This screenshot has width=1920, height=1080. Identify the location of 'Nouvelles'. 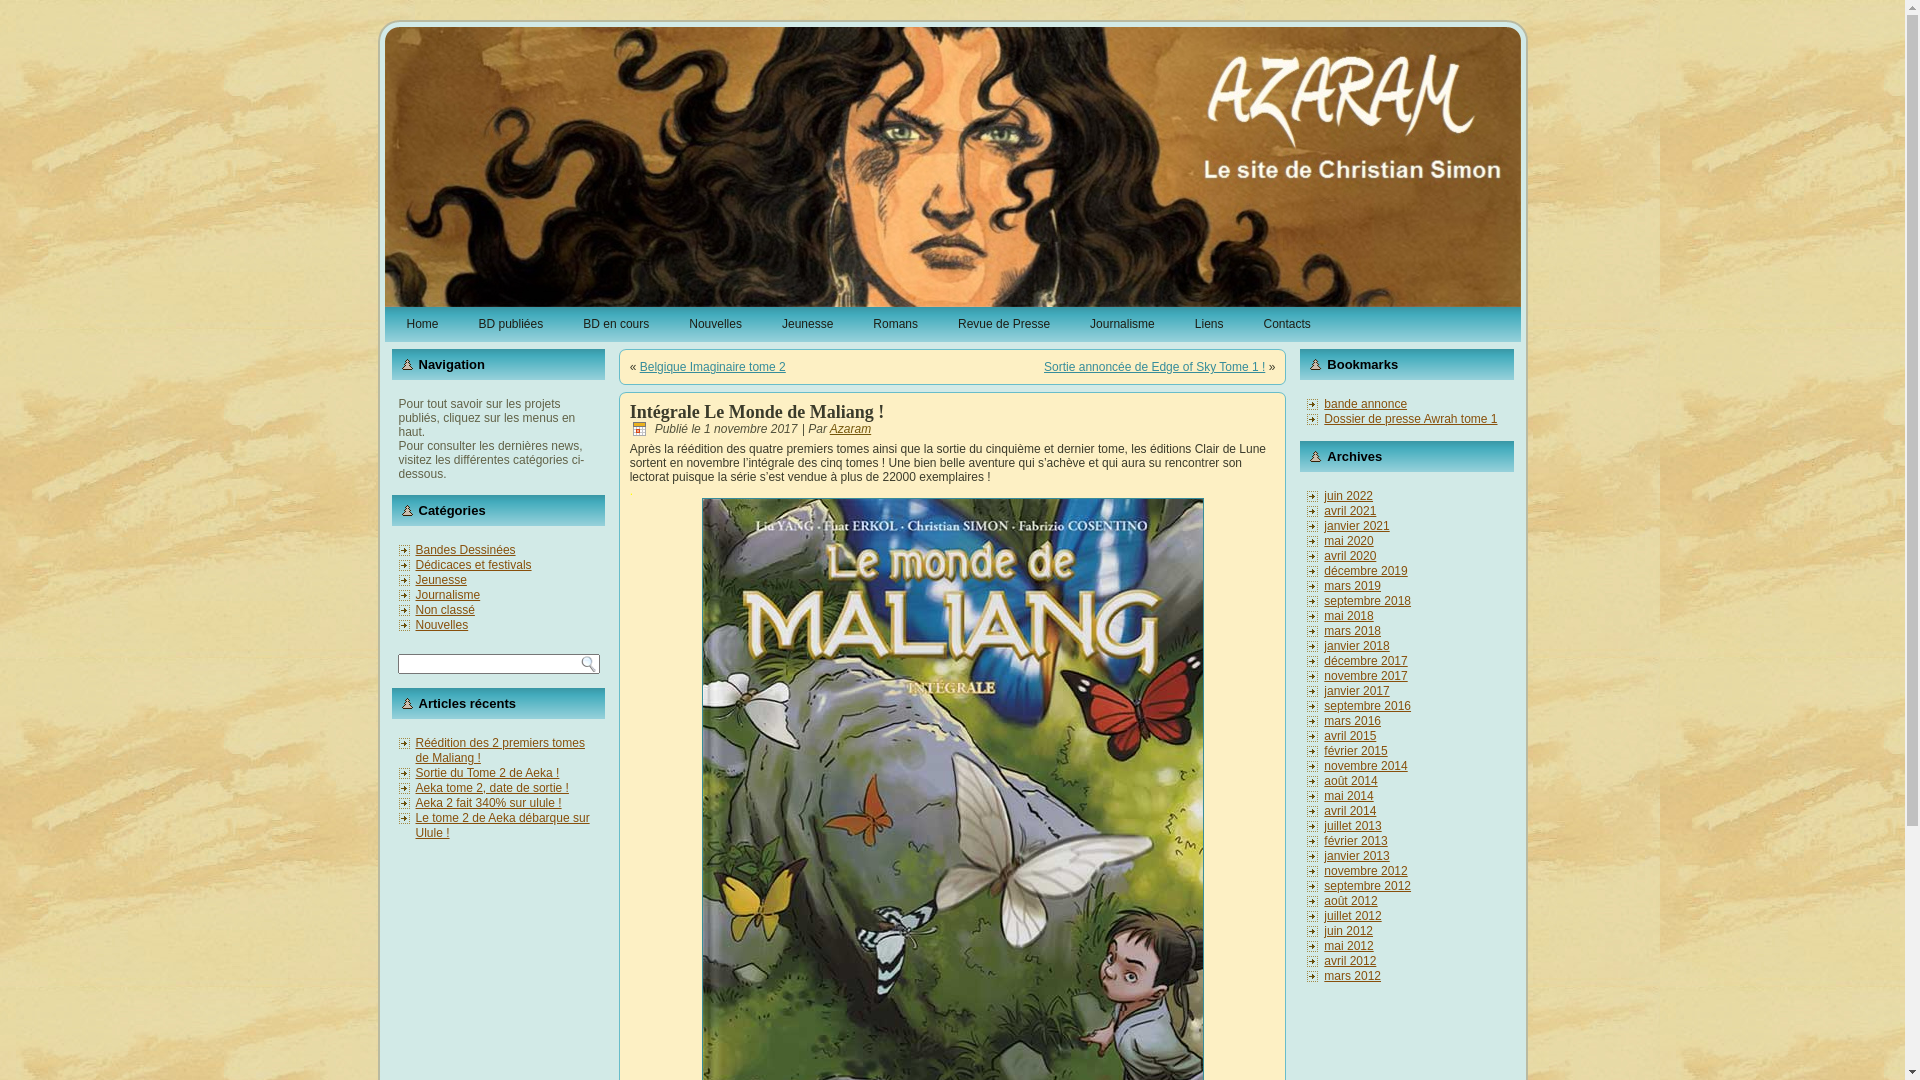
(715, 323).